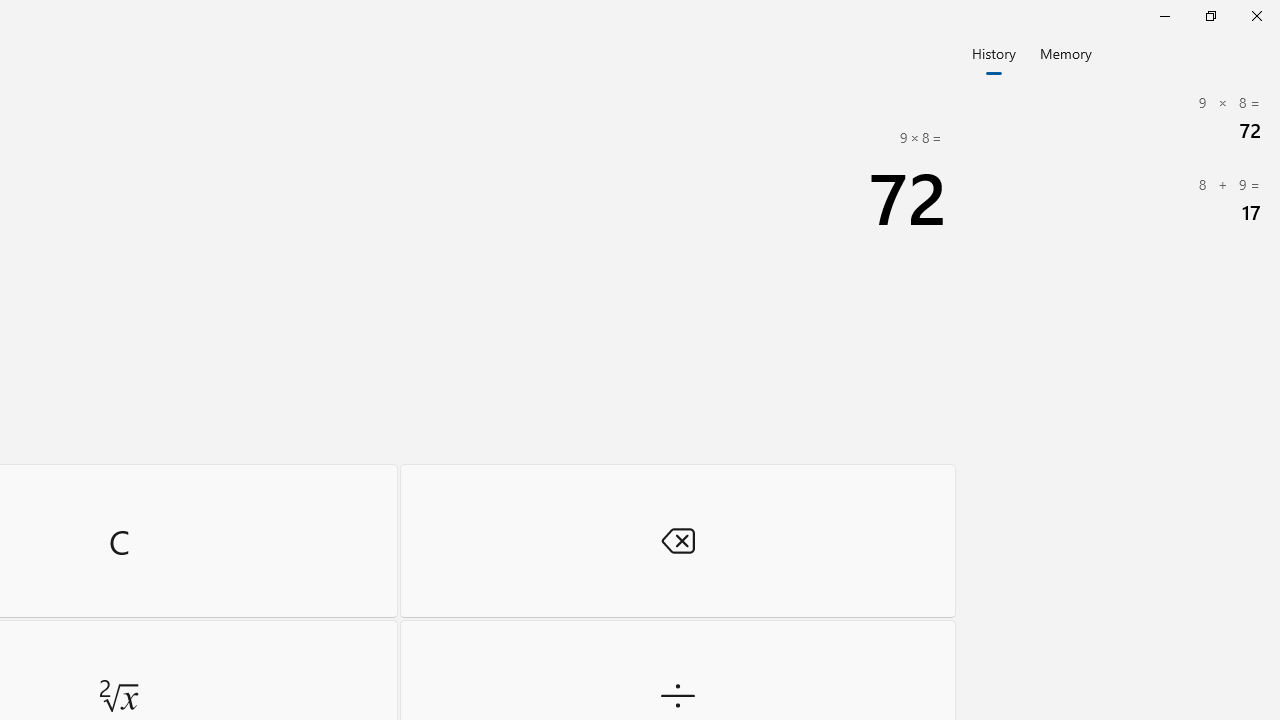 This screenshot has width=1280, height=720. What do you see at coordinates (1164, 15) in the screenshot?
I see `'Minimize Calculator'` at bounding box center [1164, 15].